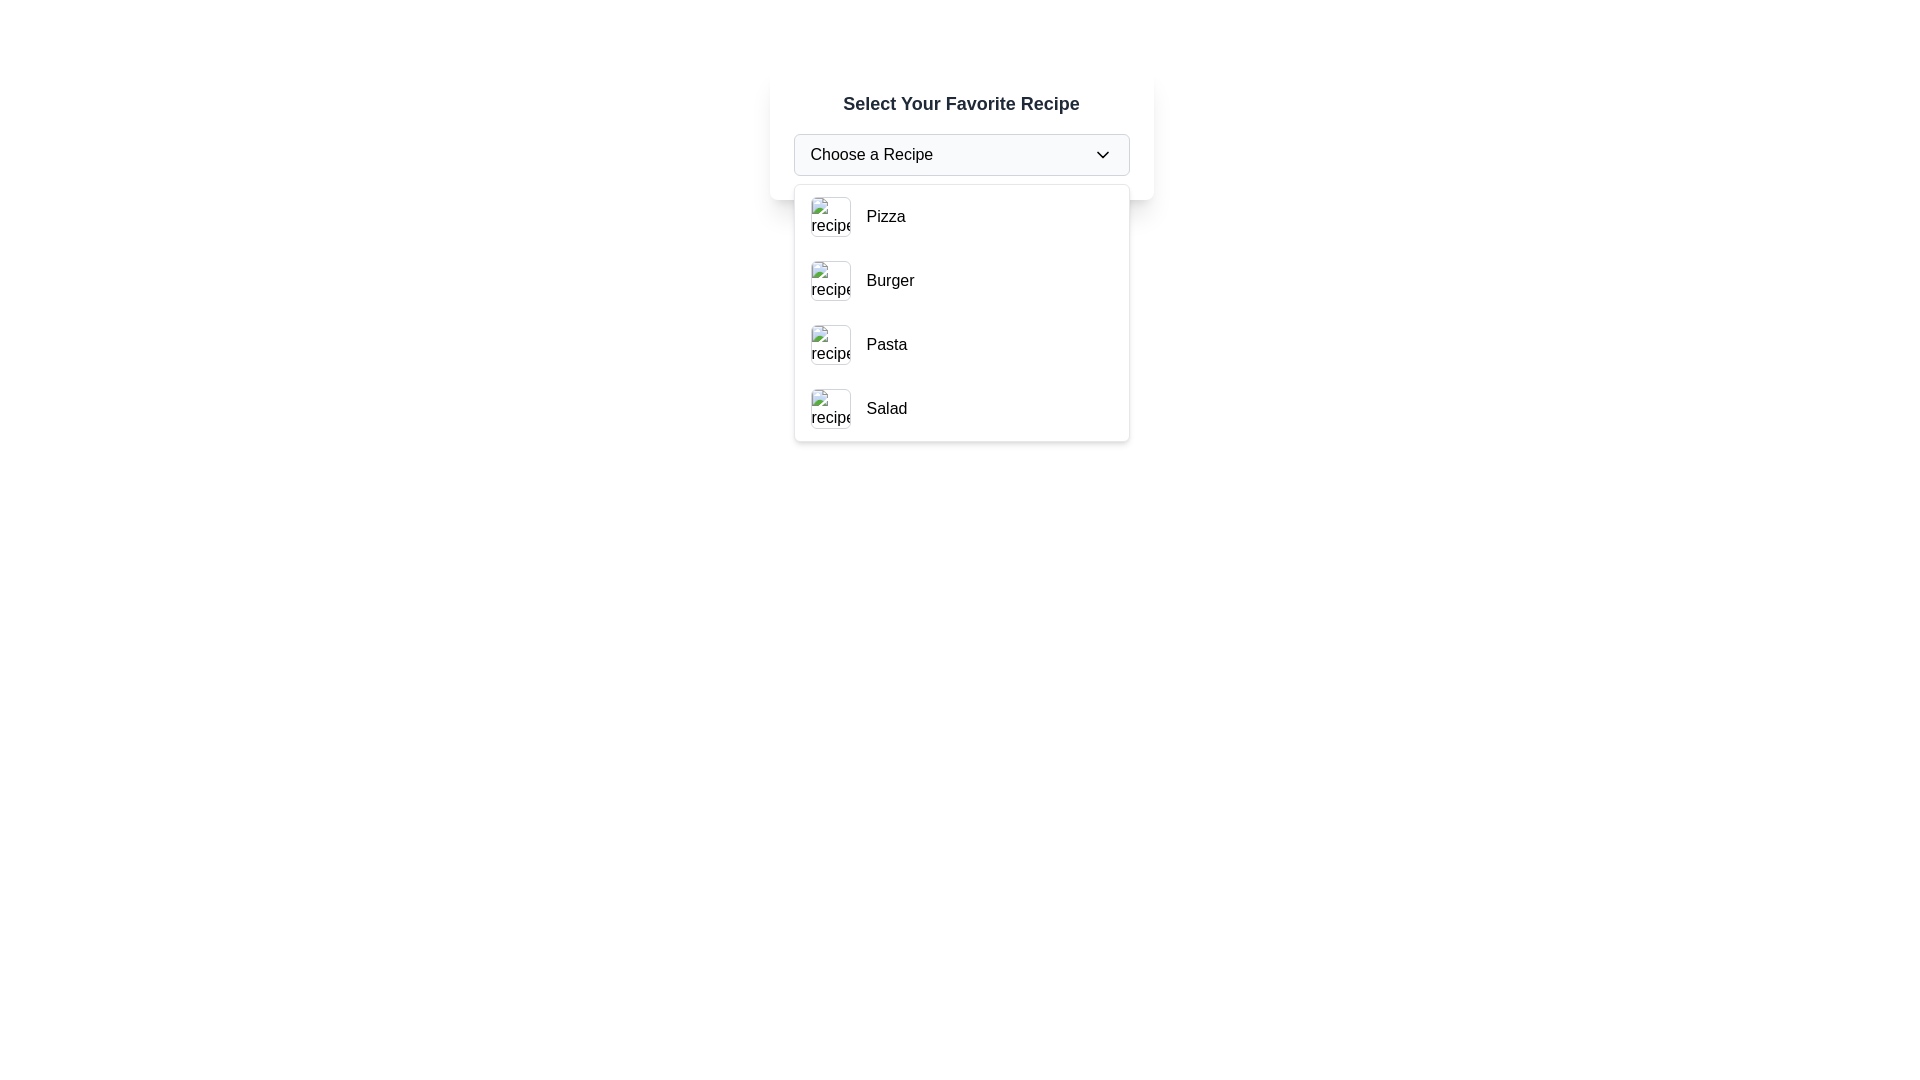 The height and width of the screenshot is (1080, 1920). What do you see at coordinates (889, 281) in the screenshot?
I see `the 'Burger' label in the dropdown menu` at bounding box center [889, 281].